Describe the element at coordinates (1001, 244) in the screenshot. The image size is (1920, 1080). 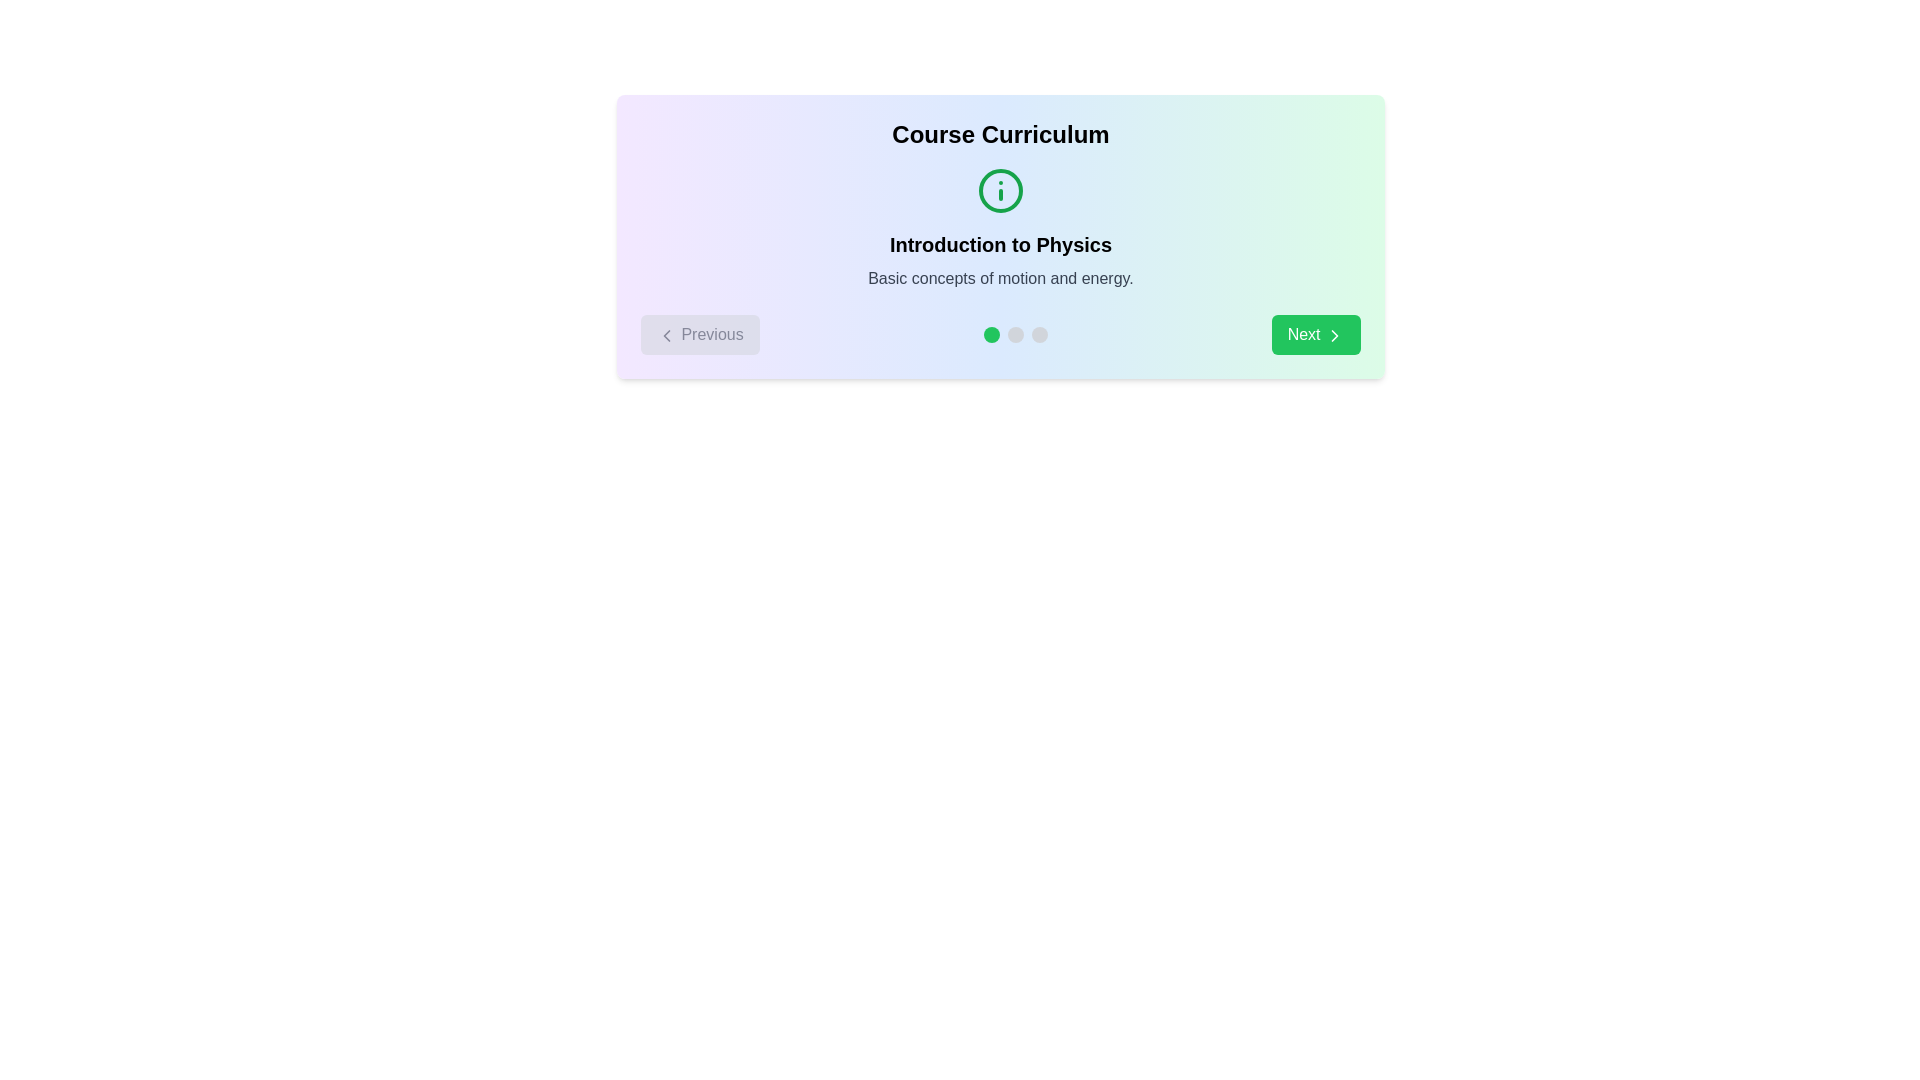
I see `the bold text label 'Introduction to Physics' that is centrally located in the course curriculum overview, positioned below the information icon and above the smaller description text` at that location.